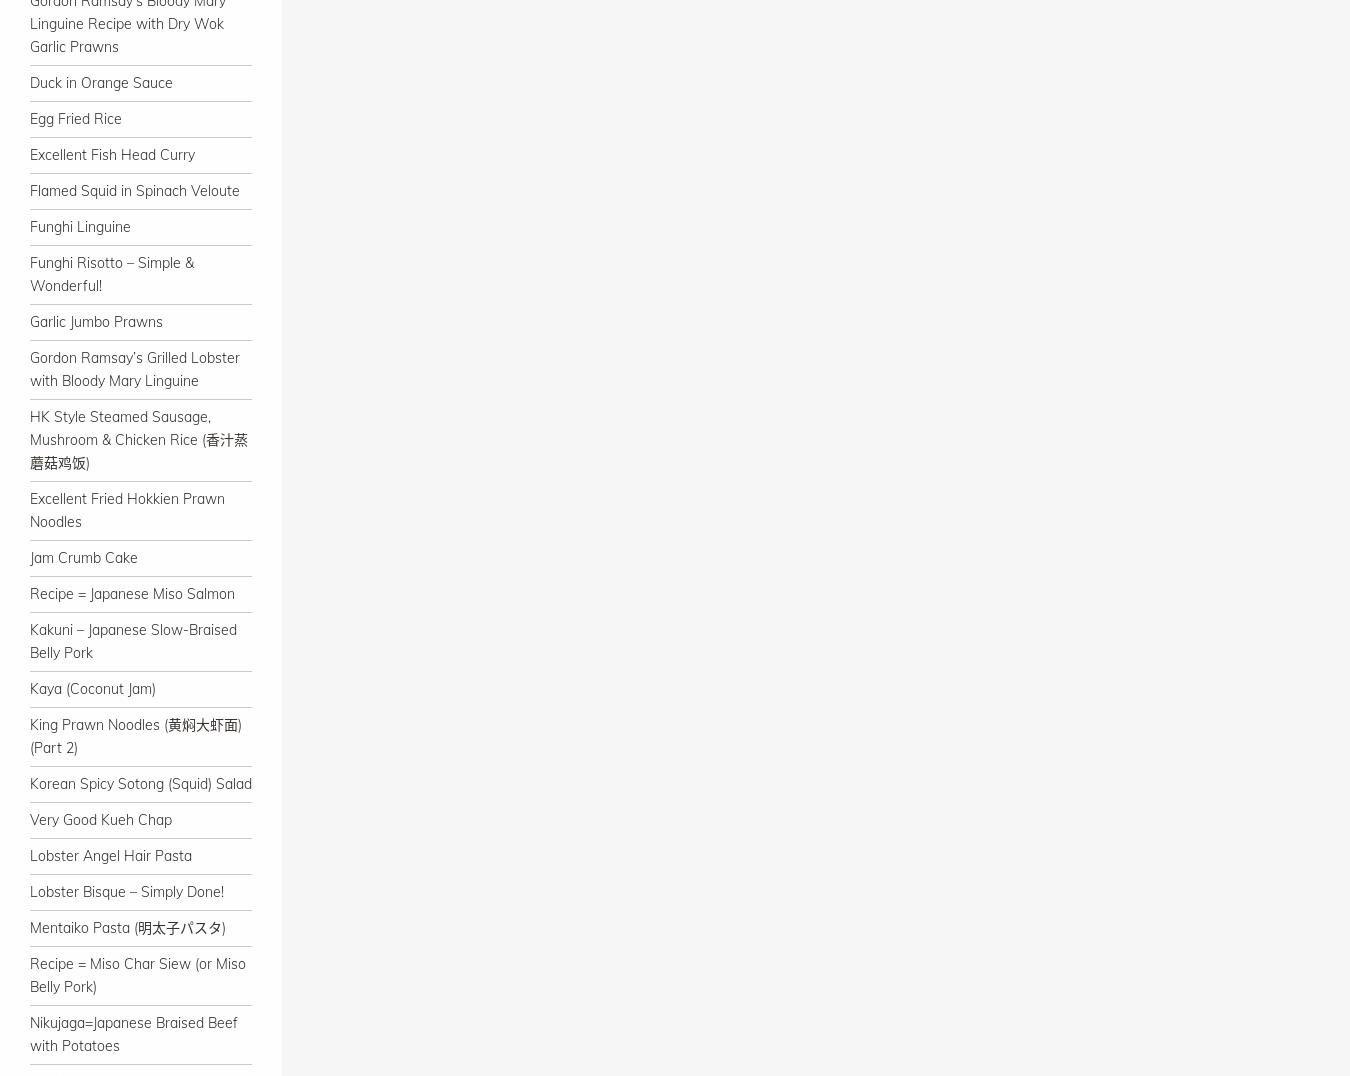  I want to click on 'Funghi Risotto – Simple & Wonderful!', so click(28, 273).